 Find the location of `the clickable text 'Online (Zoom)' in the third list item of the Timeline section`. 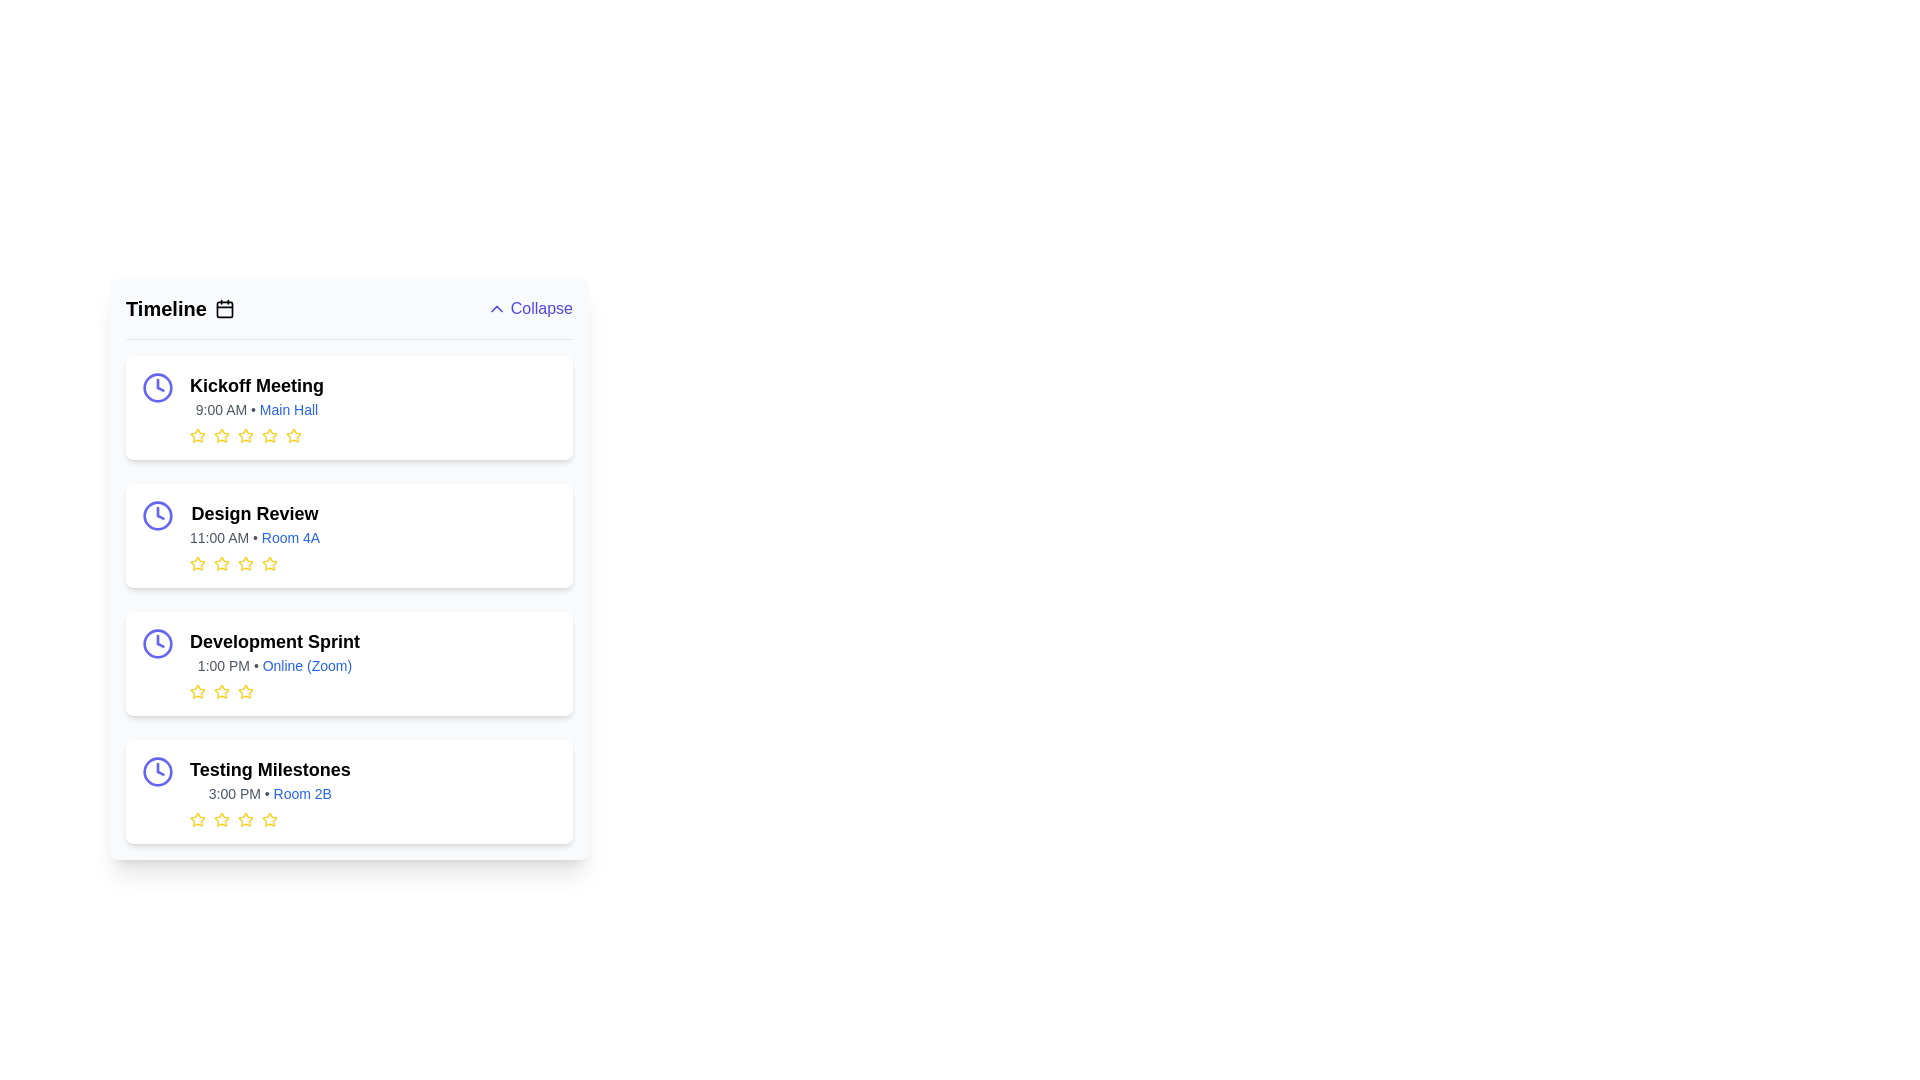

the clickable text 'Online (Zoom)' in the third list item of the Timeline section is located at coordinates (273, 663).